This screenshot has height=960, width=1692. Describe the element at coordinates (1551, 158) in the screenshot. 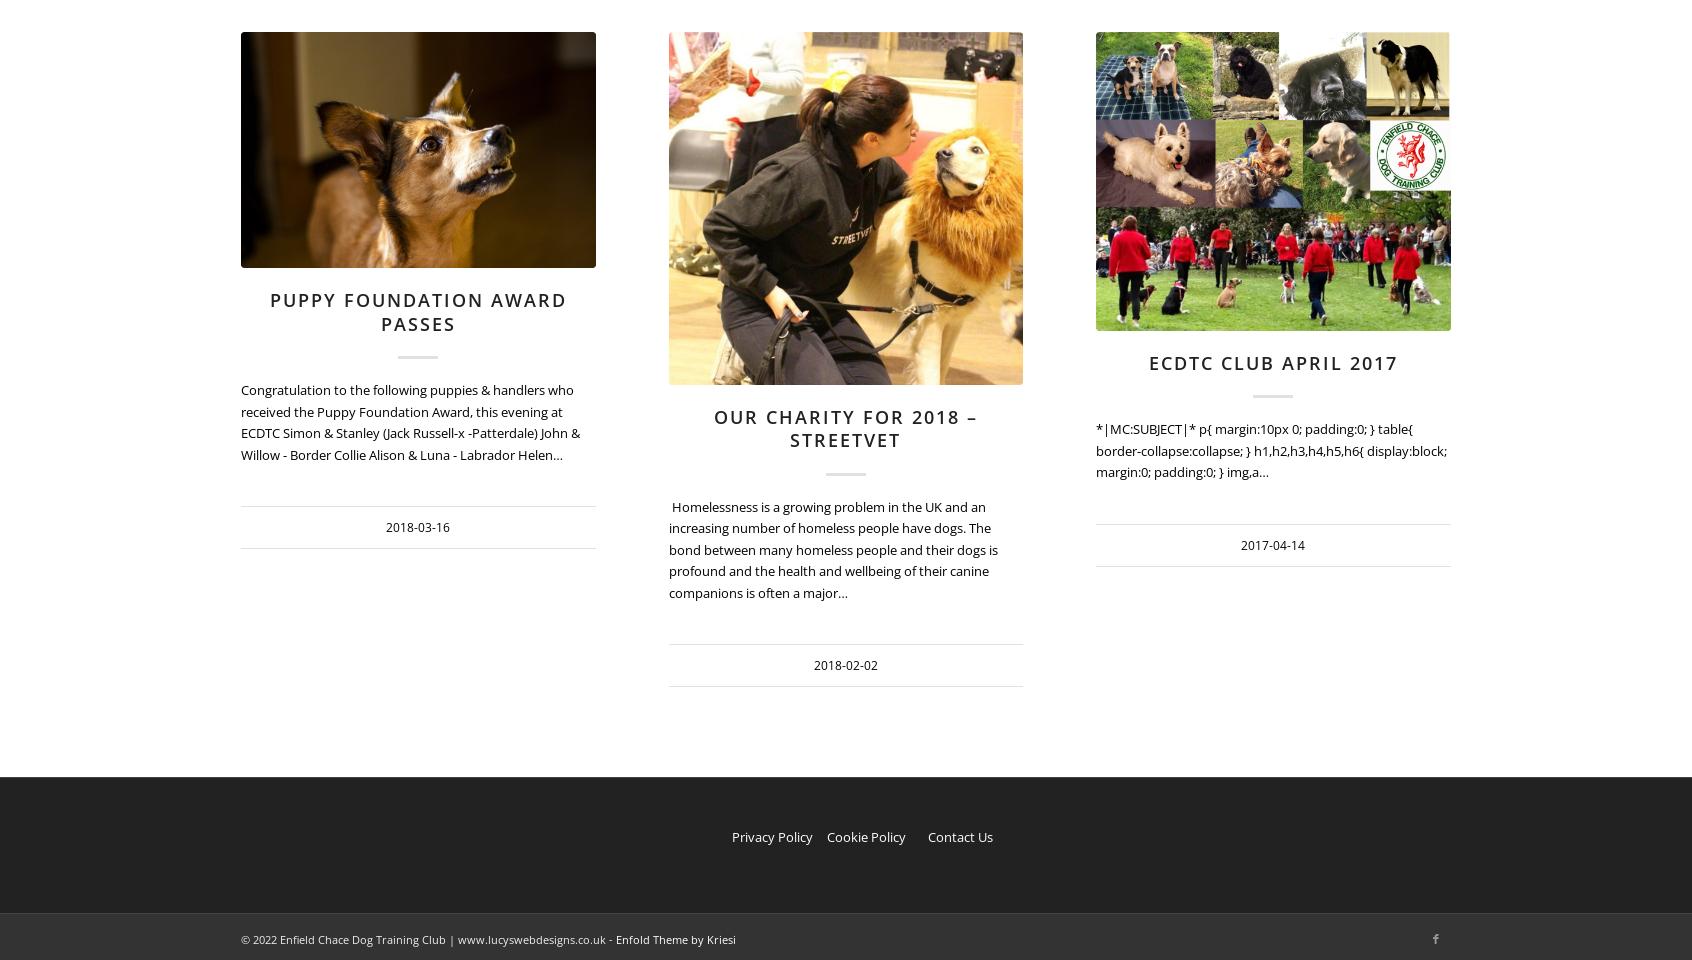

I see `'2017-04-14 16:07:54'` at that location.